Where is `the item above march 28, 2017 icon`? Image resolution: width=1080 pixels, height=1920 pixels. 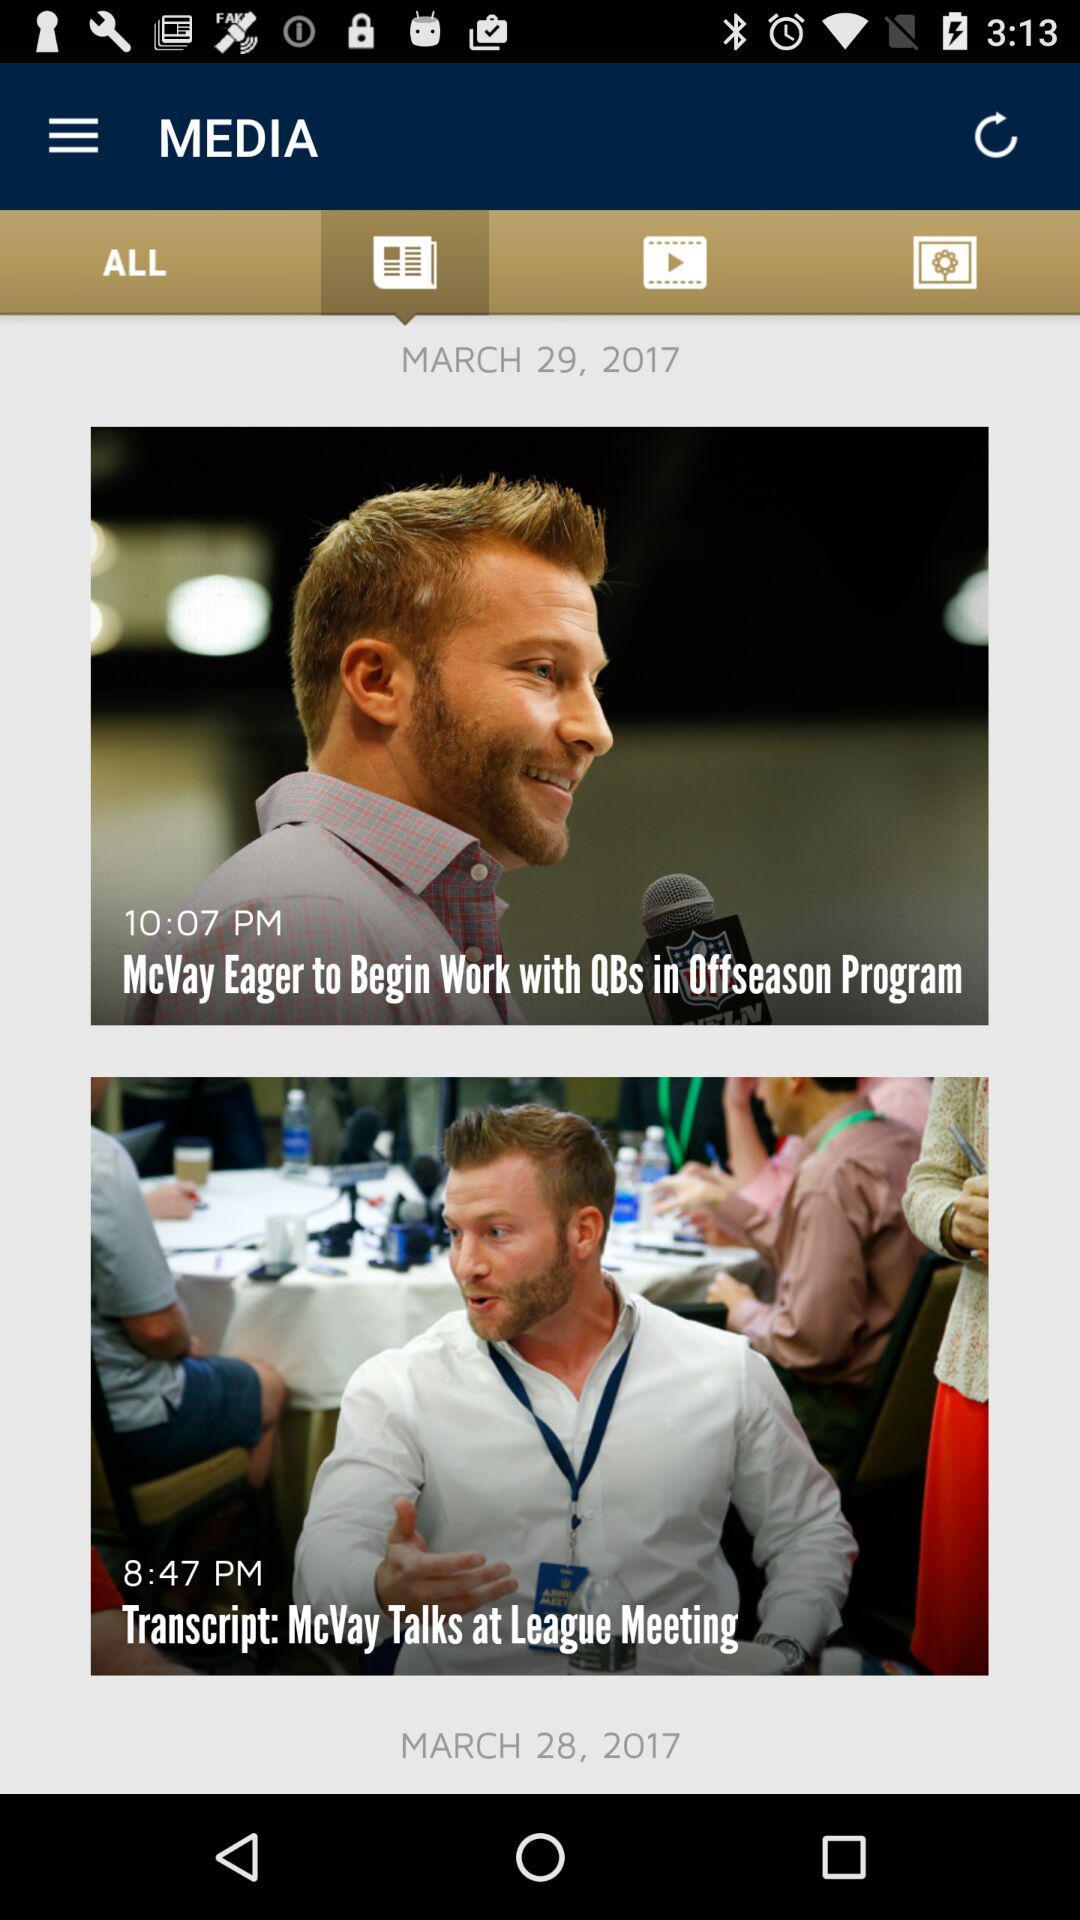 the item above march 28, 2017 icon is located at coordinates (429, 1625).